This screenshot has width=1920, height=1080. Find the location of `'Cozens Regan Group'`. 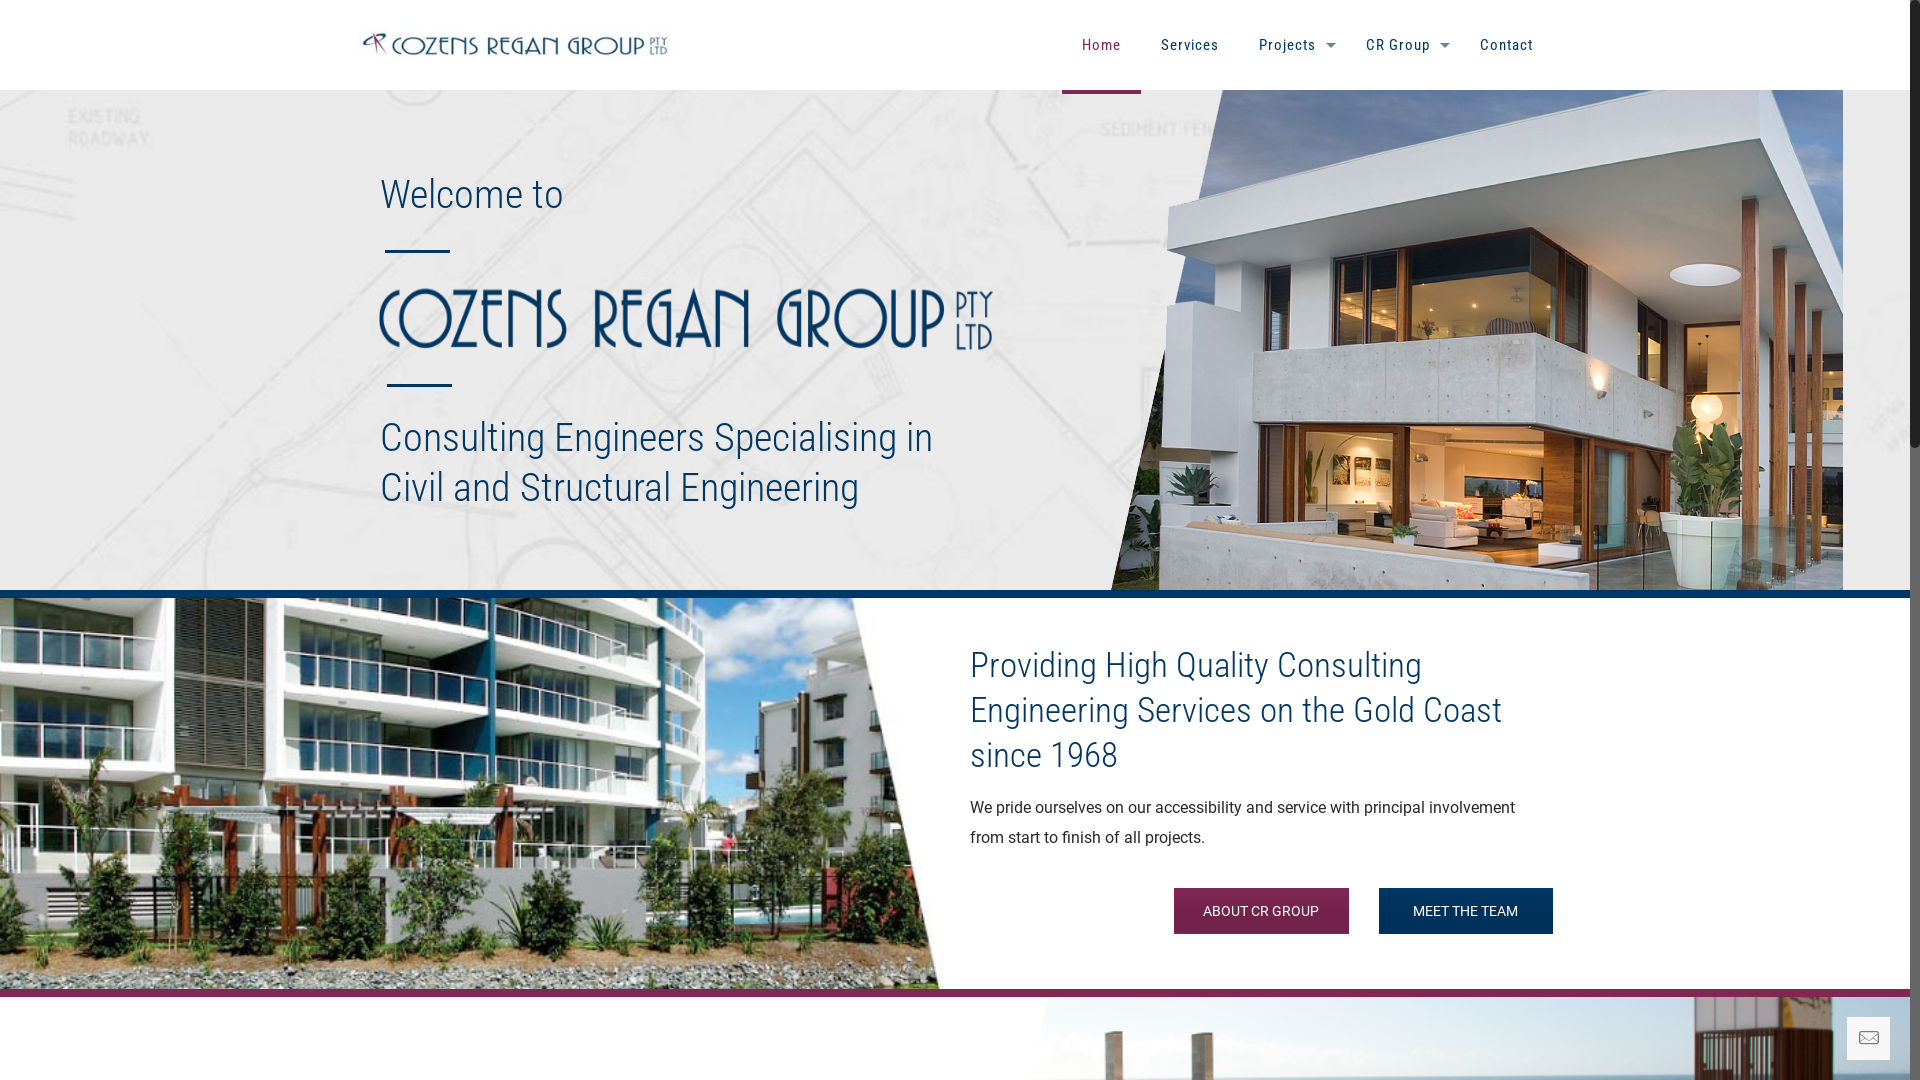

'Cozens Regan Group' is located at coordinates (515, 45).